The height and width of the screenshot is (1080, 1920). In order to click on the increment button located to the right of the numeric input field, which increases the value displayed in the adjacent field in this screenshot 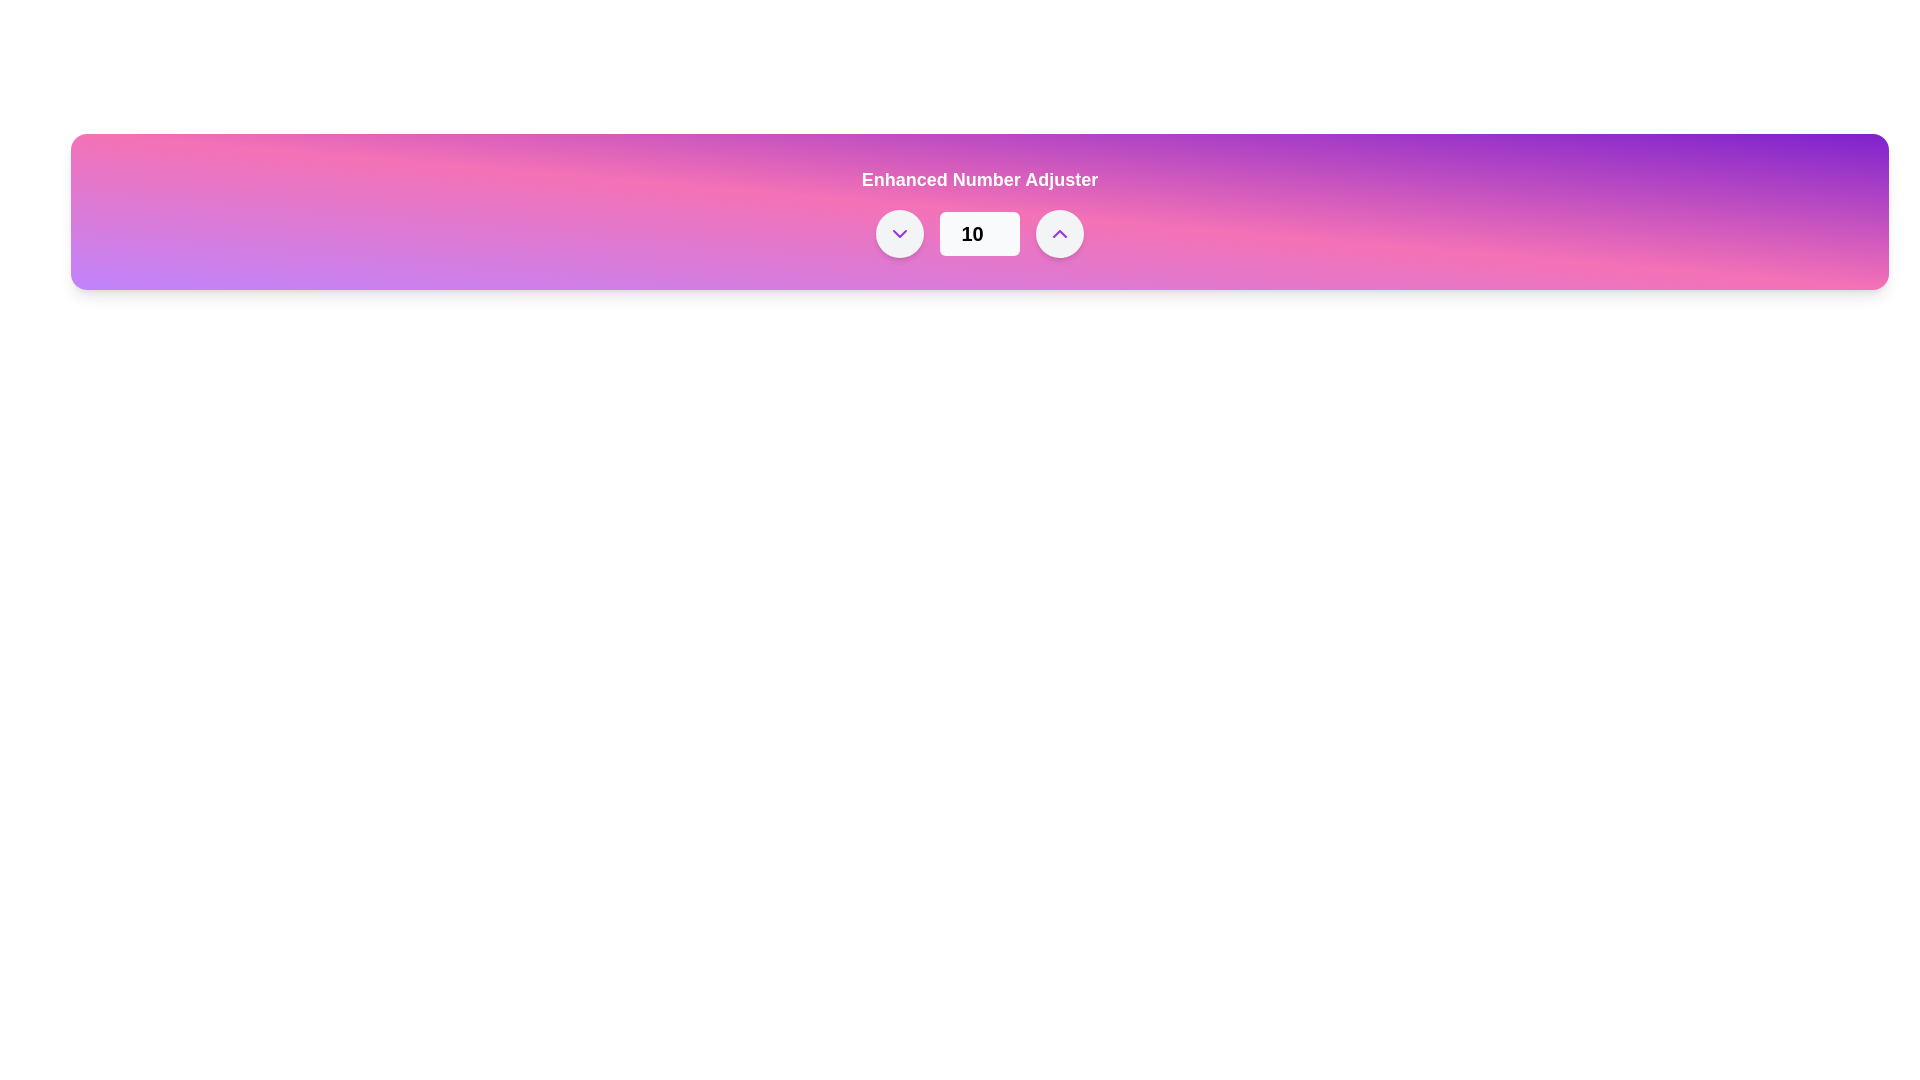, I will do `click(1059, 233)`.